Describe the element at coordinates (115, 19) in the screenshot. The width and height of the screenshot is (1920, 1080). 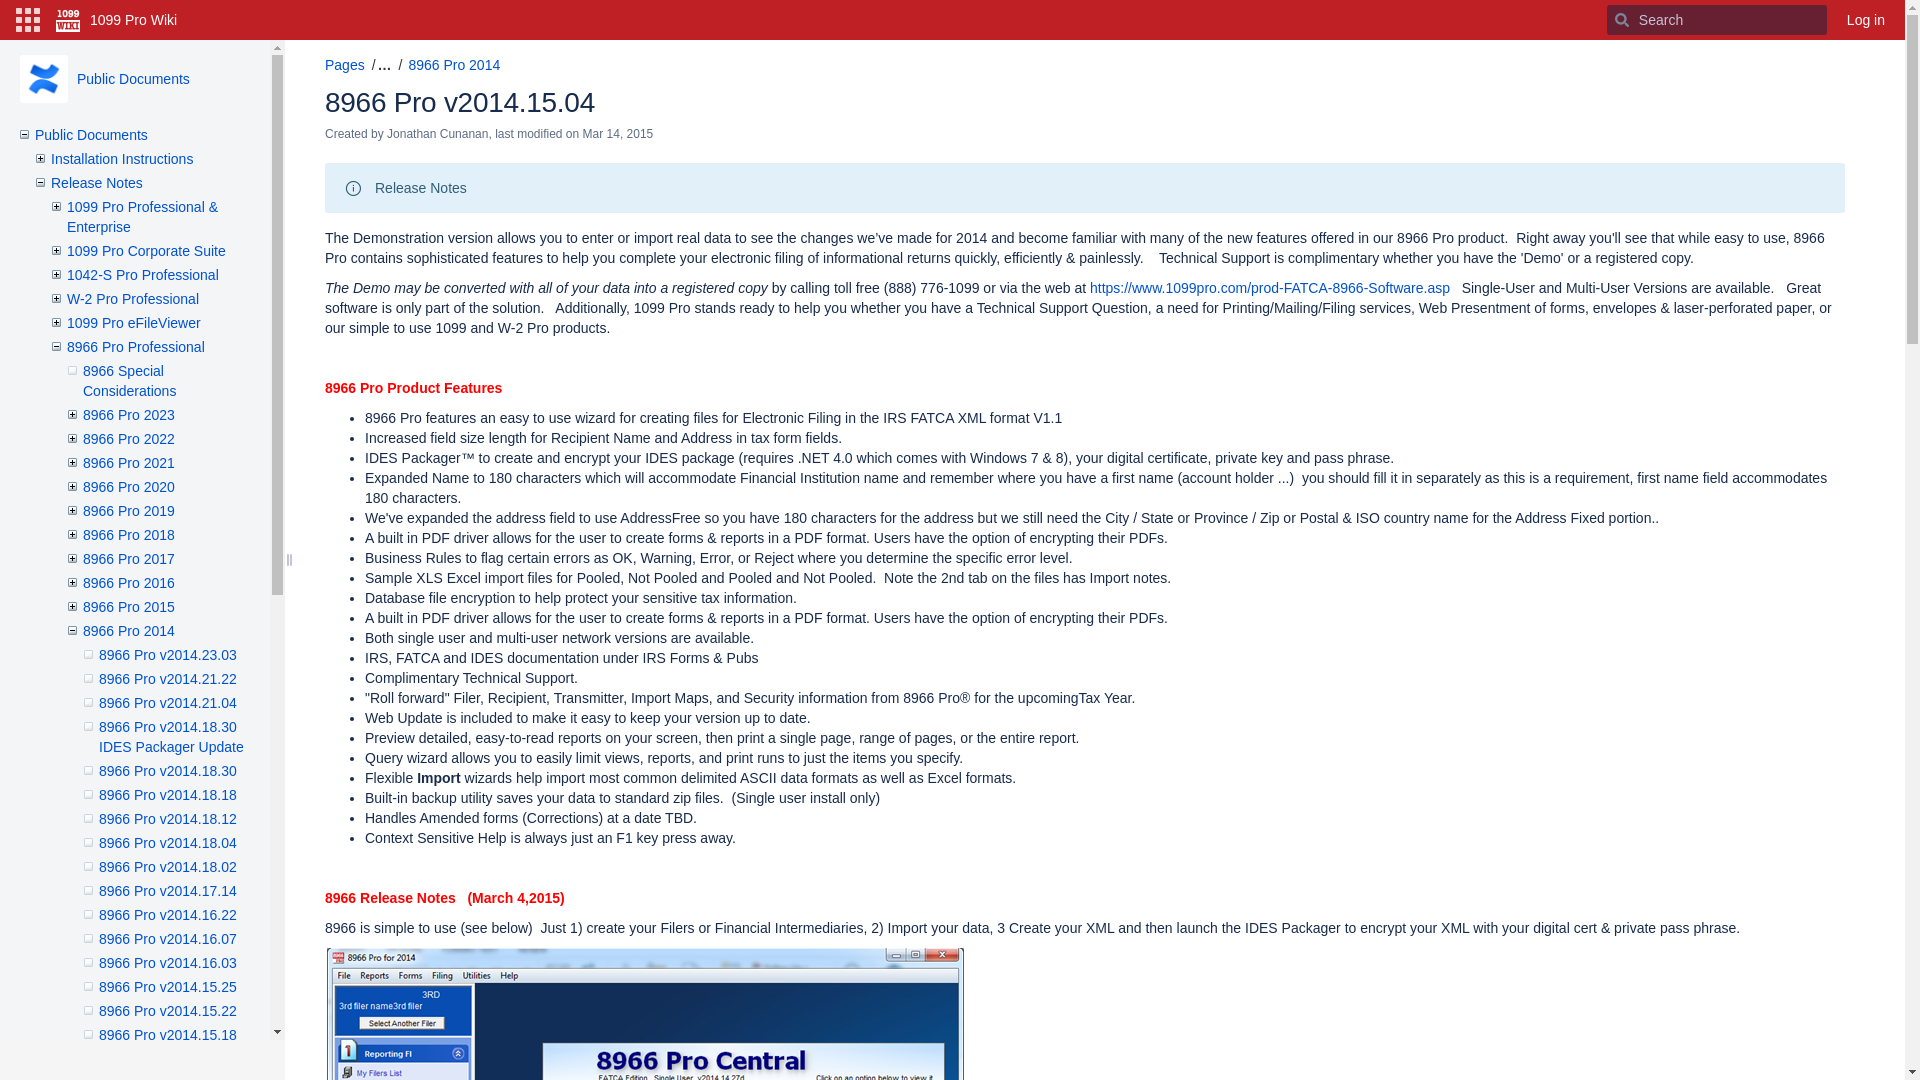
I see `'1099 Pro Wiki'` at that location.